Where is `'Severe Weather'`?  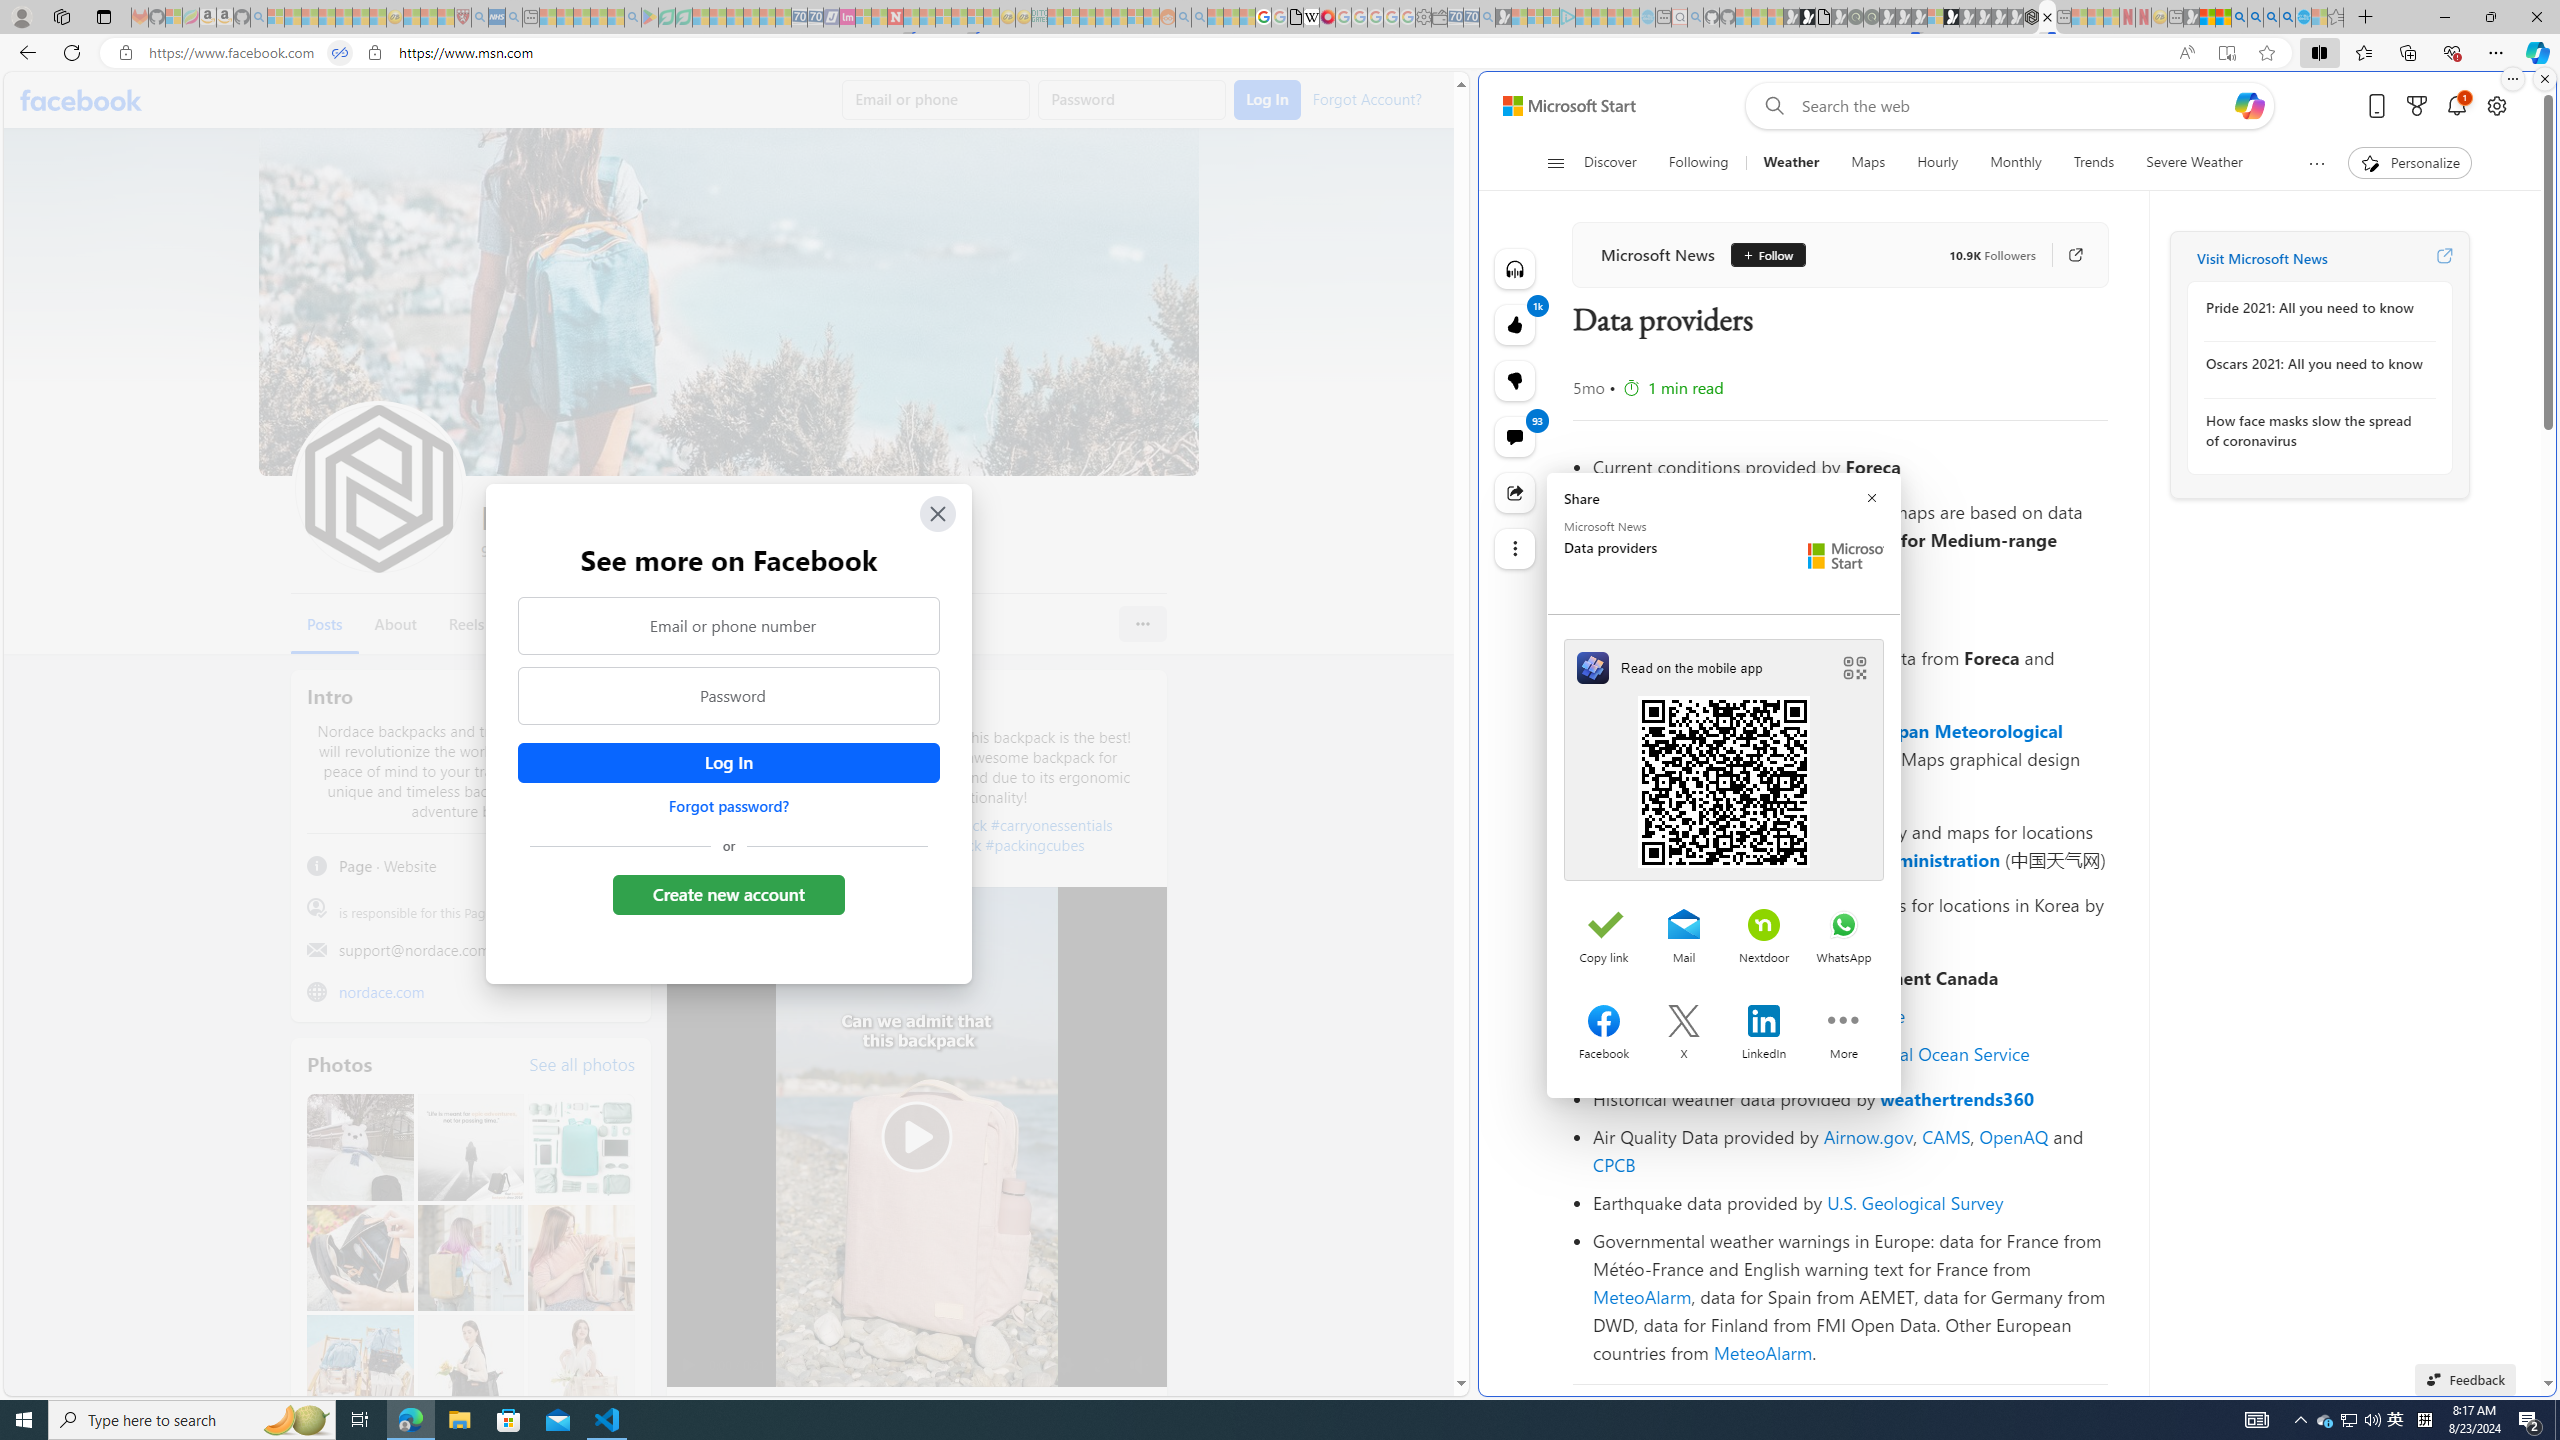
'Severe Weather' is located at coordinates (2193, 162).